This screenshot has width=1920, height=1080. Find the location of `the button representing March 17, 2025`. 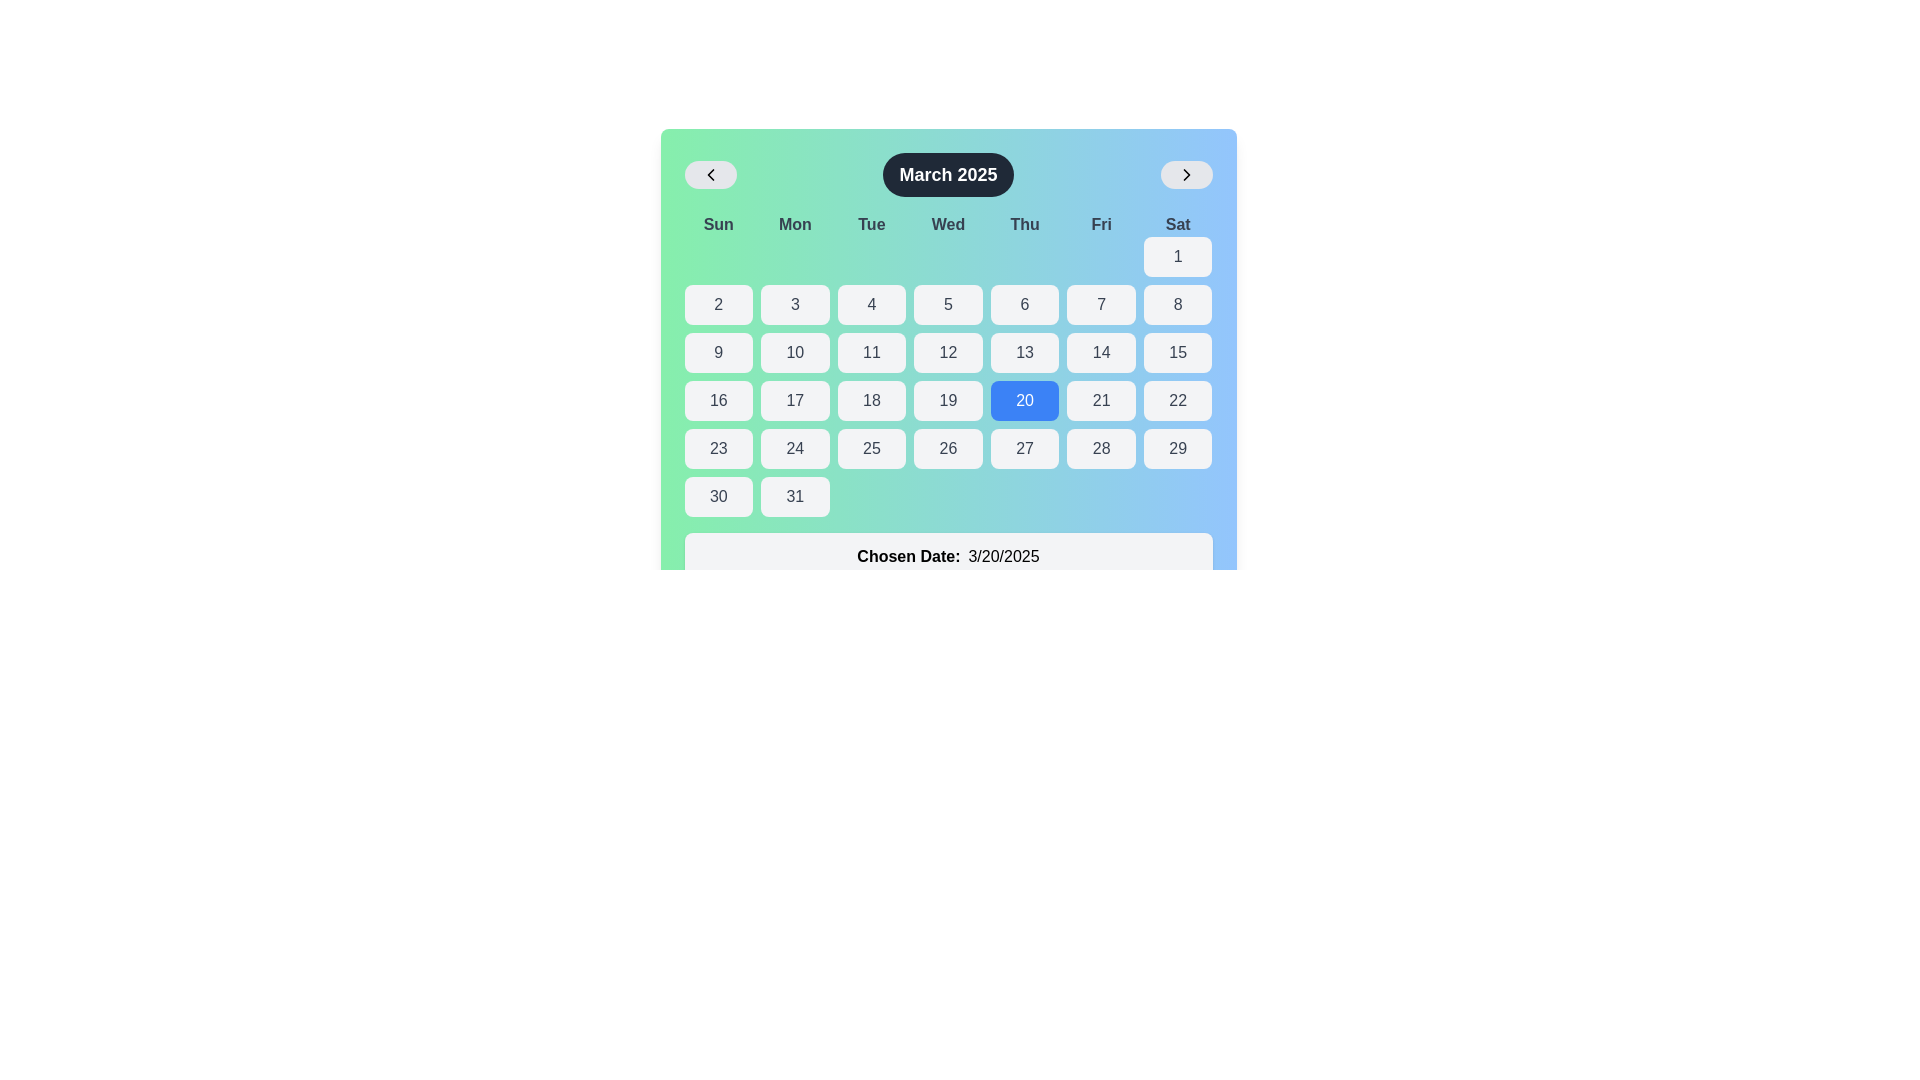

the button representing March 17, 2025 is located at coordinates (794, 401).